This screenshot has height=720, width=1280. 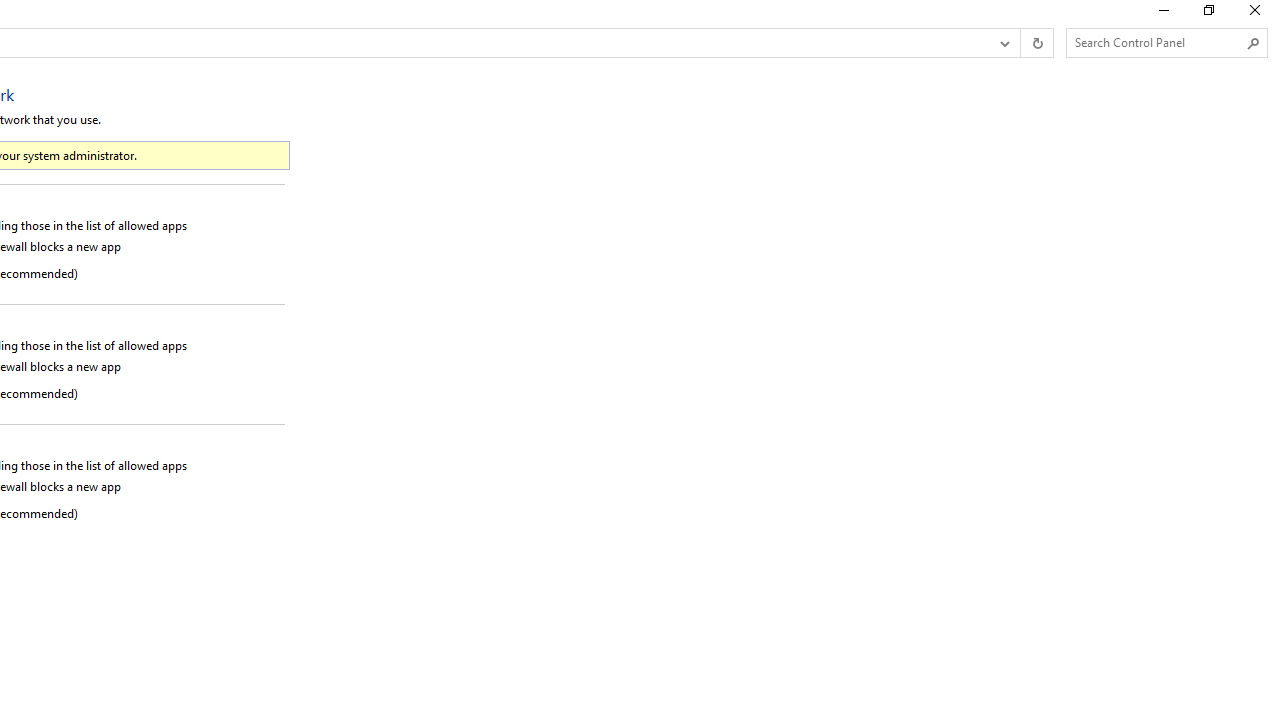 I want to click on 'Refresh "Customize Settings" (F5)', so click(x=1036, y=43).